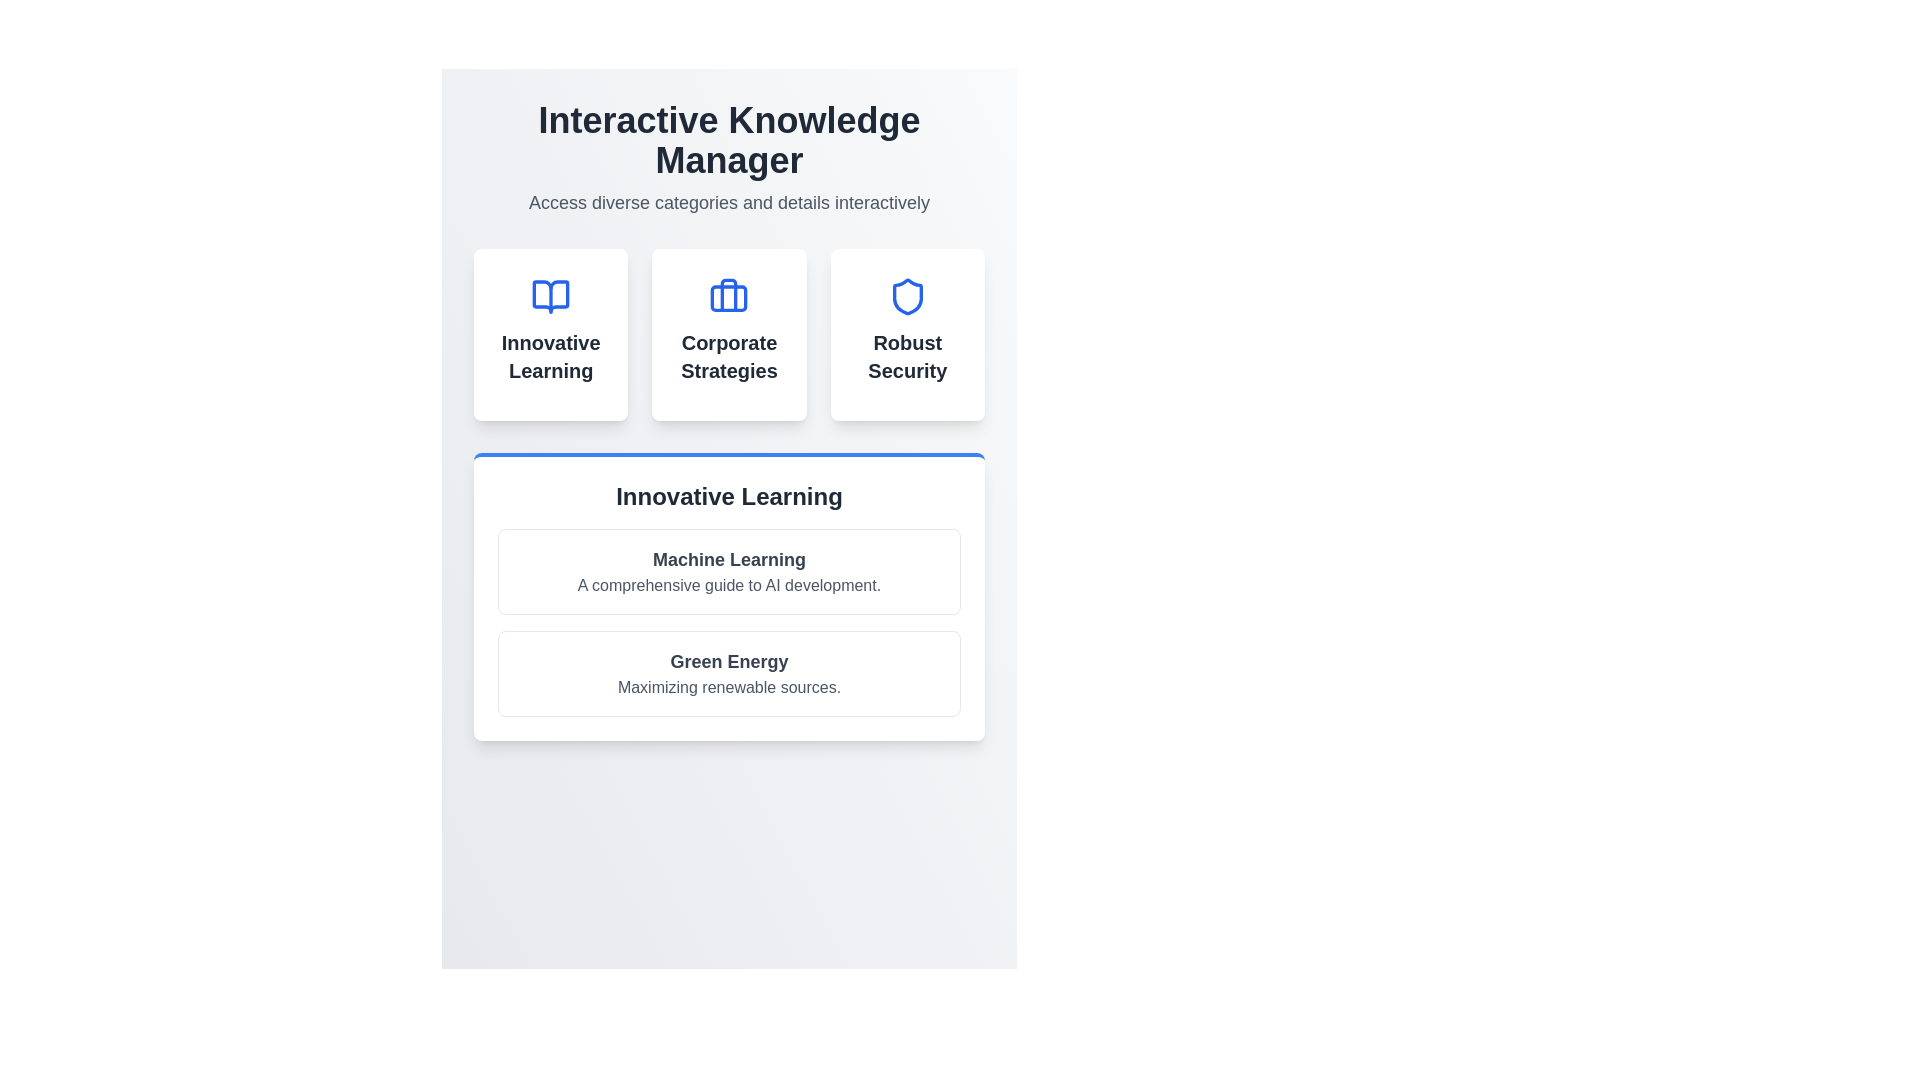 The height and width of the screenshot is (1080, 1920). Describe the element at coordinates (728, 298) in the screenshot. I see `the rectangle icon with rounded corners located within the suitcase icon, which is part of the 'Corporate Strategies' card situated in the top-middle section of the interface` at that location.